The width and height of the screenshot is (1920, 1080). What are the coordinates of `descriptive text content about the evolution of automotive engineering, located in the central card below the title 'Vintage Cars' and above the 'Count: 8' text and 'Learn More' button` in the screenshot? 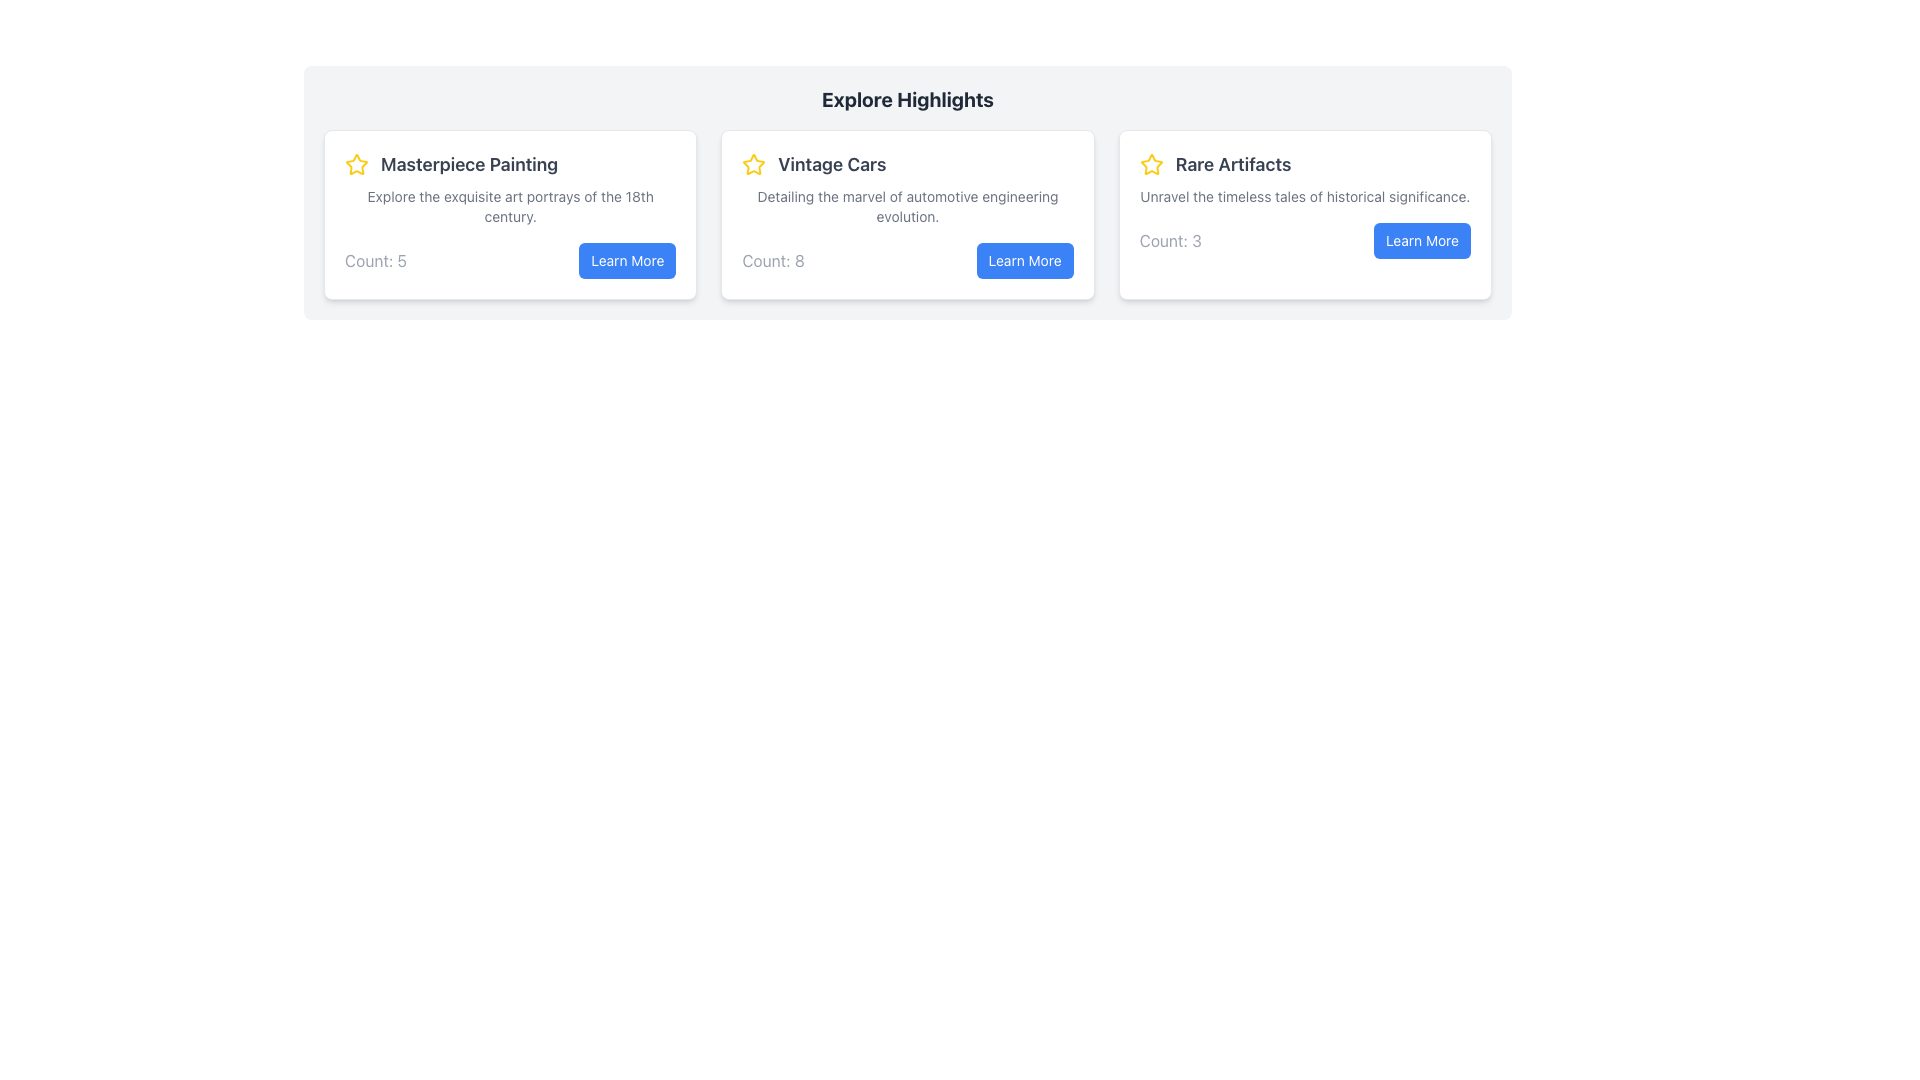 It's located at (906, 207).